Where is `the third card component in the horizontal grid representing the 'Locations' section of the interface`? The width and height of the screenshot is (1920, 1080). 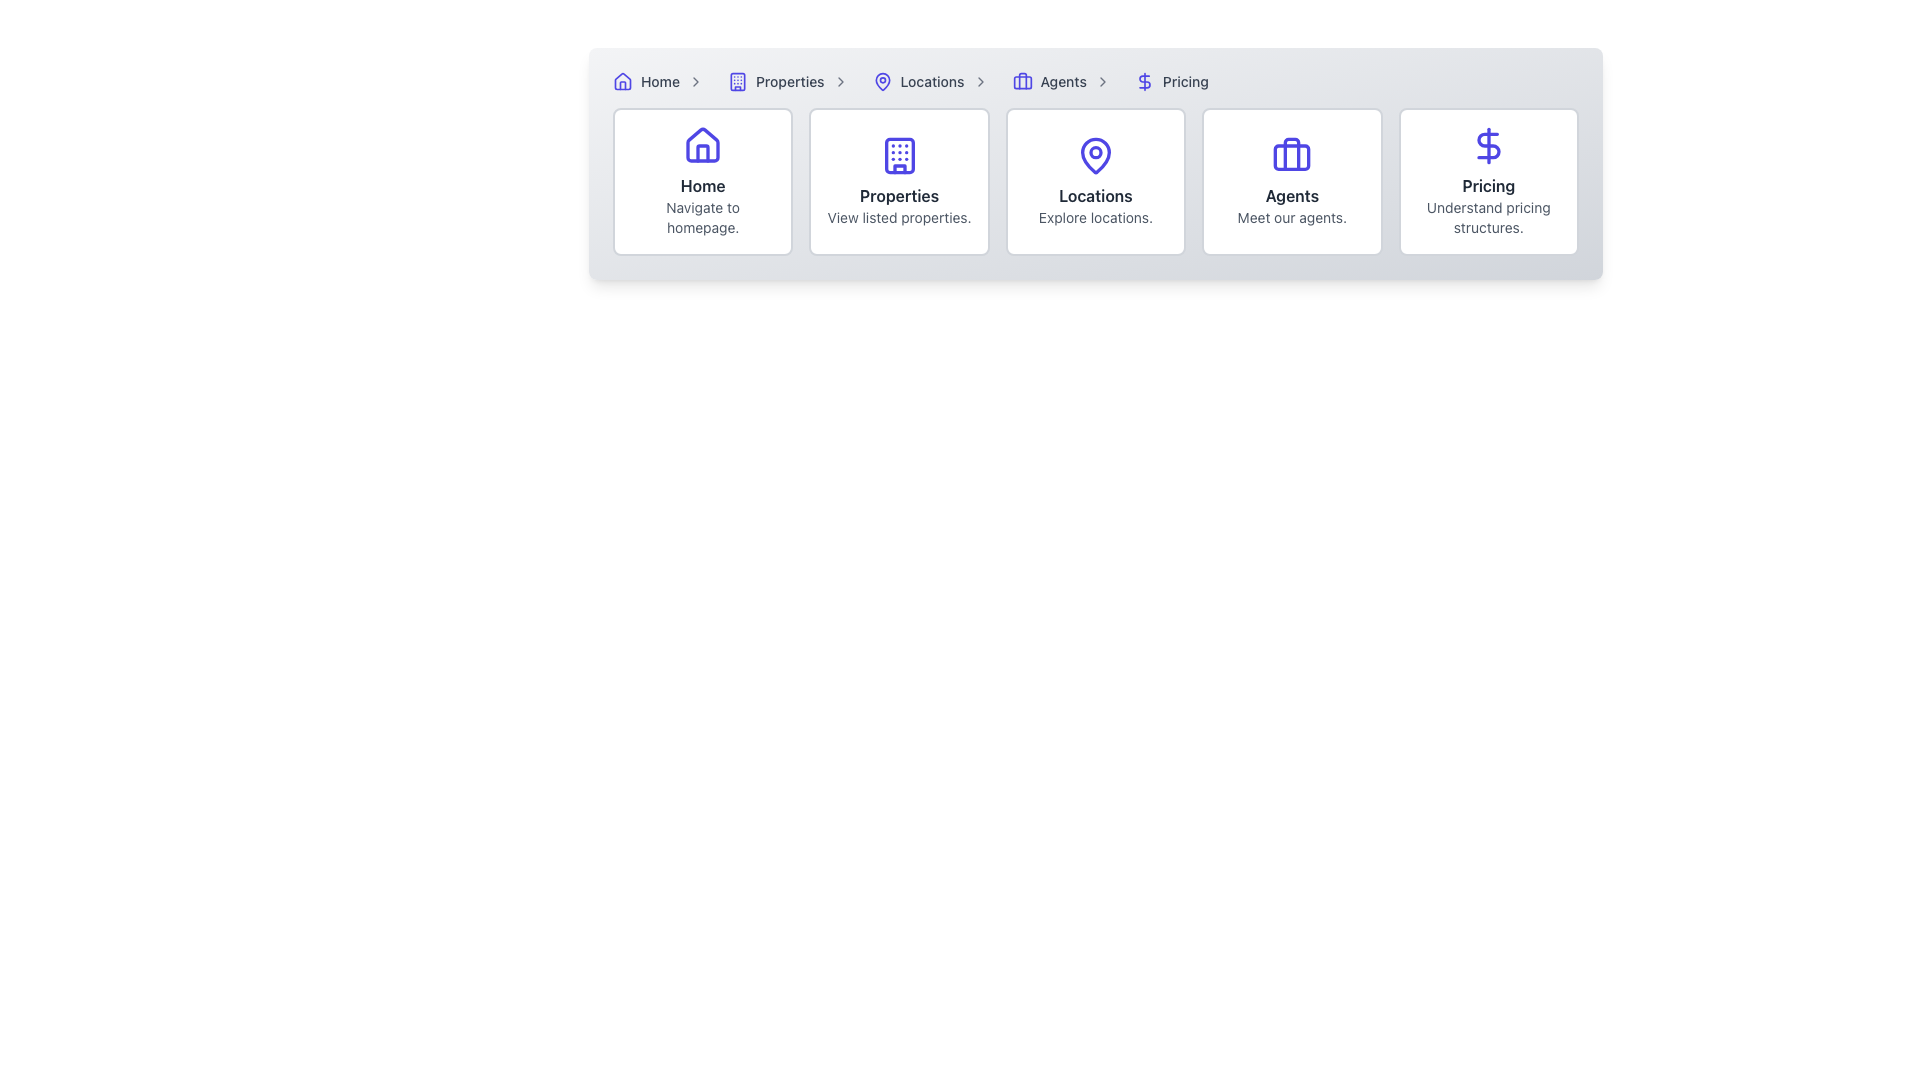
the third card component in the horizontal grid representing the 'Locations' section of the interface is located at coordinates (1094, 181).